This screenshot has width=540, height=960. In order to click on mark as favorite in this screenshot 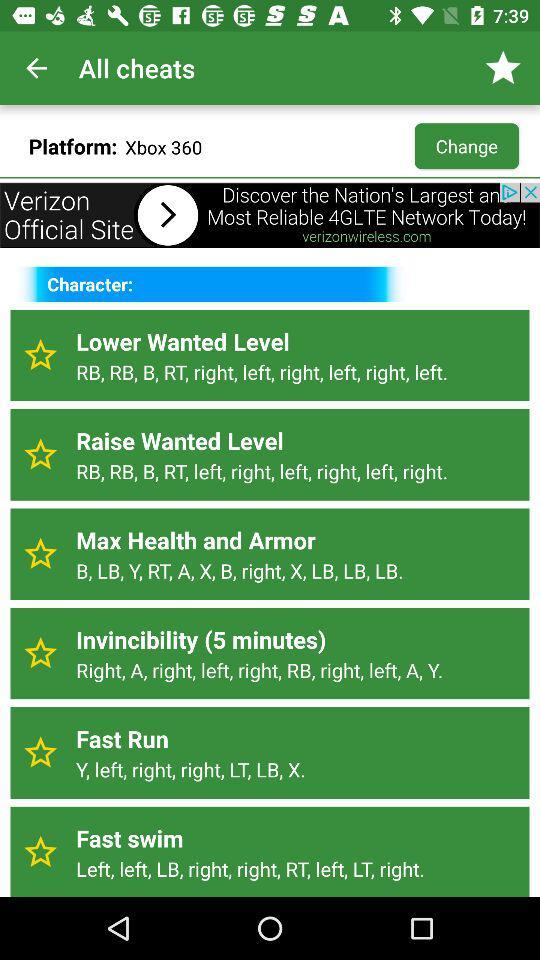, I will do `click(40, 851)`.